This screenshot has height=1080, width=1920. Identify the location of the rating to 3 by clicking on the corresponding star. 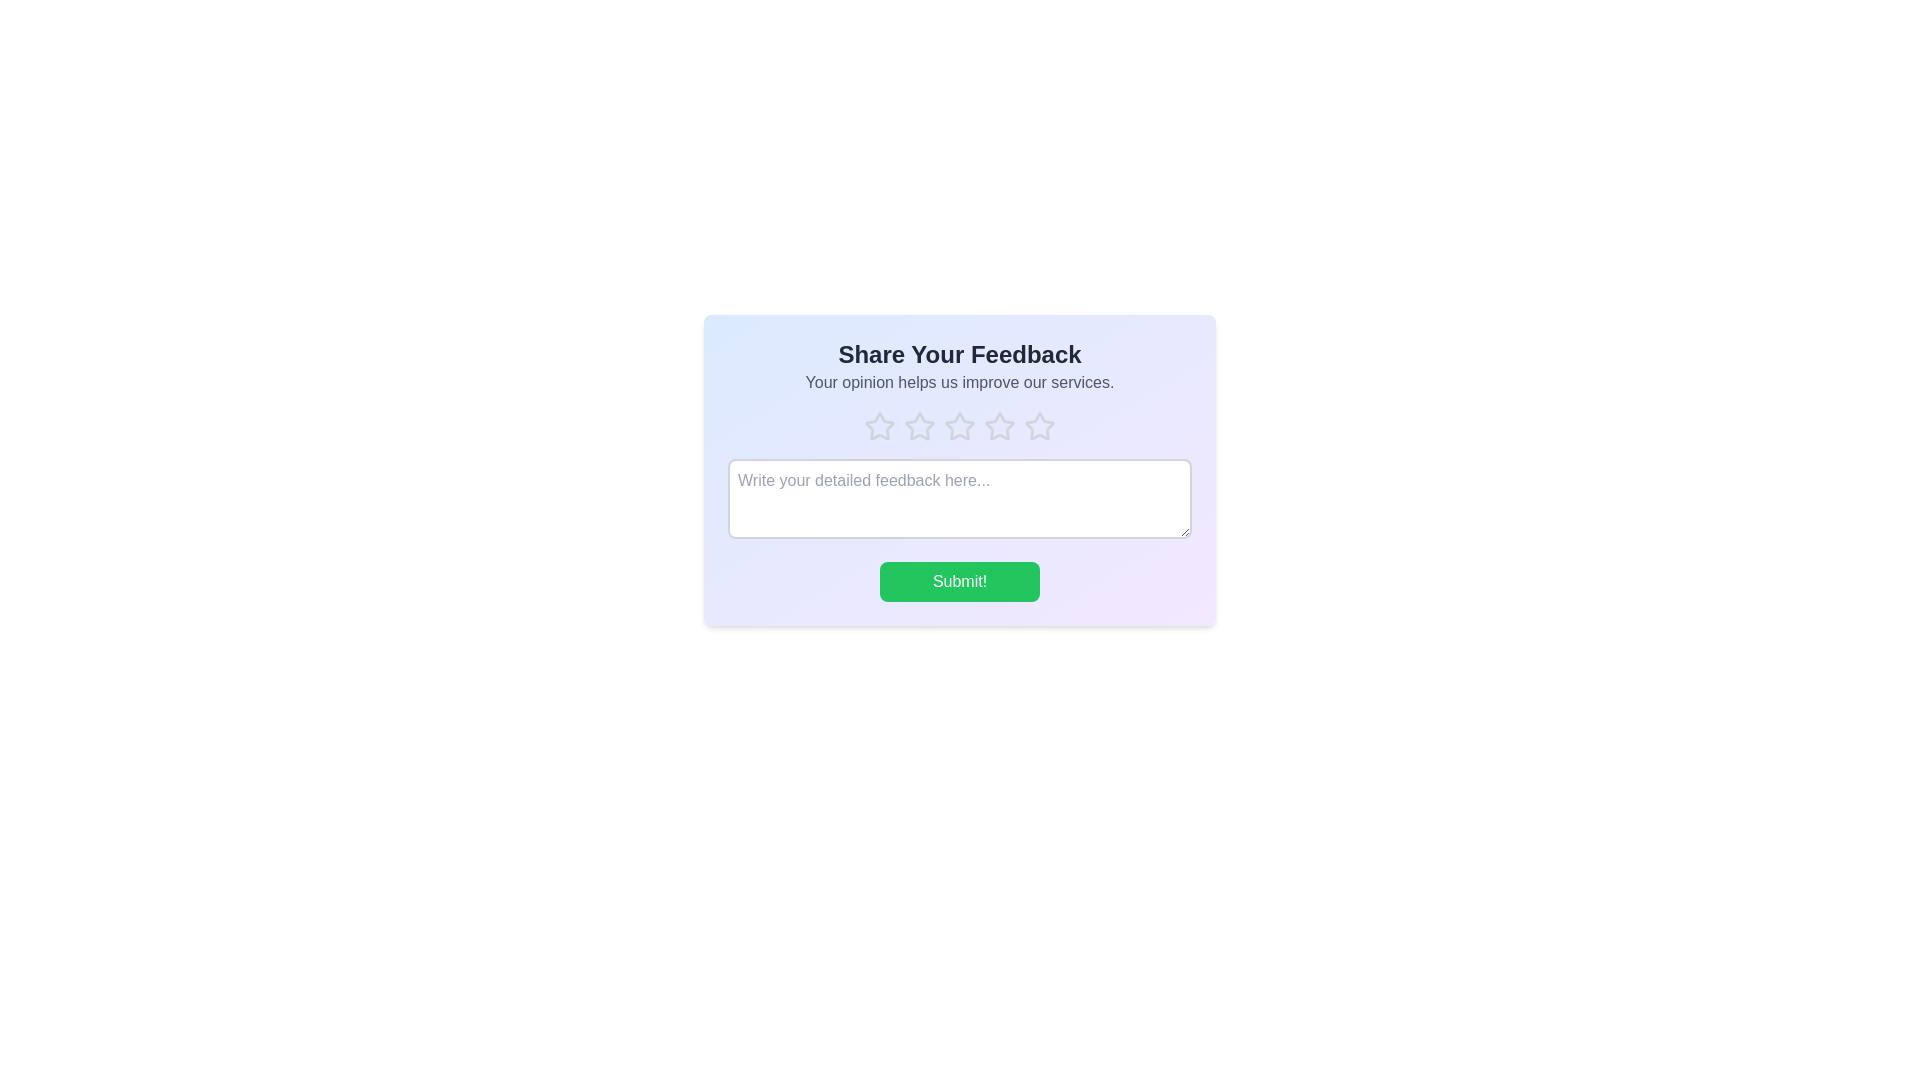
(960, 426).